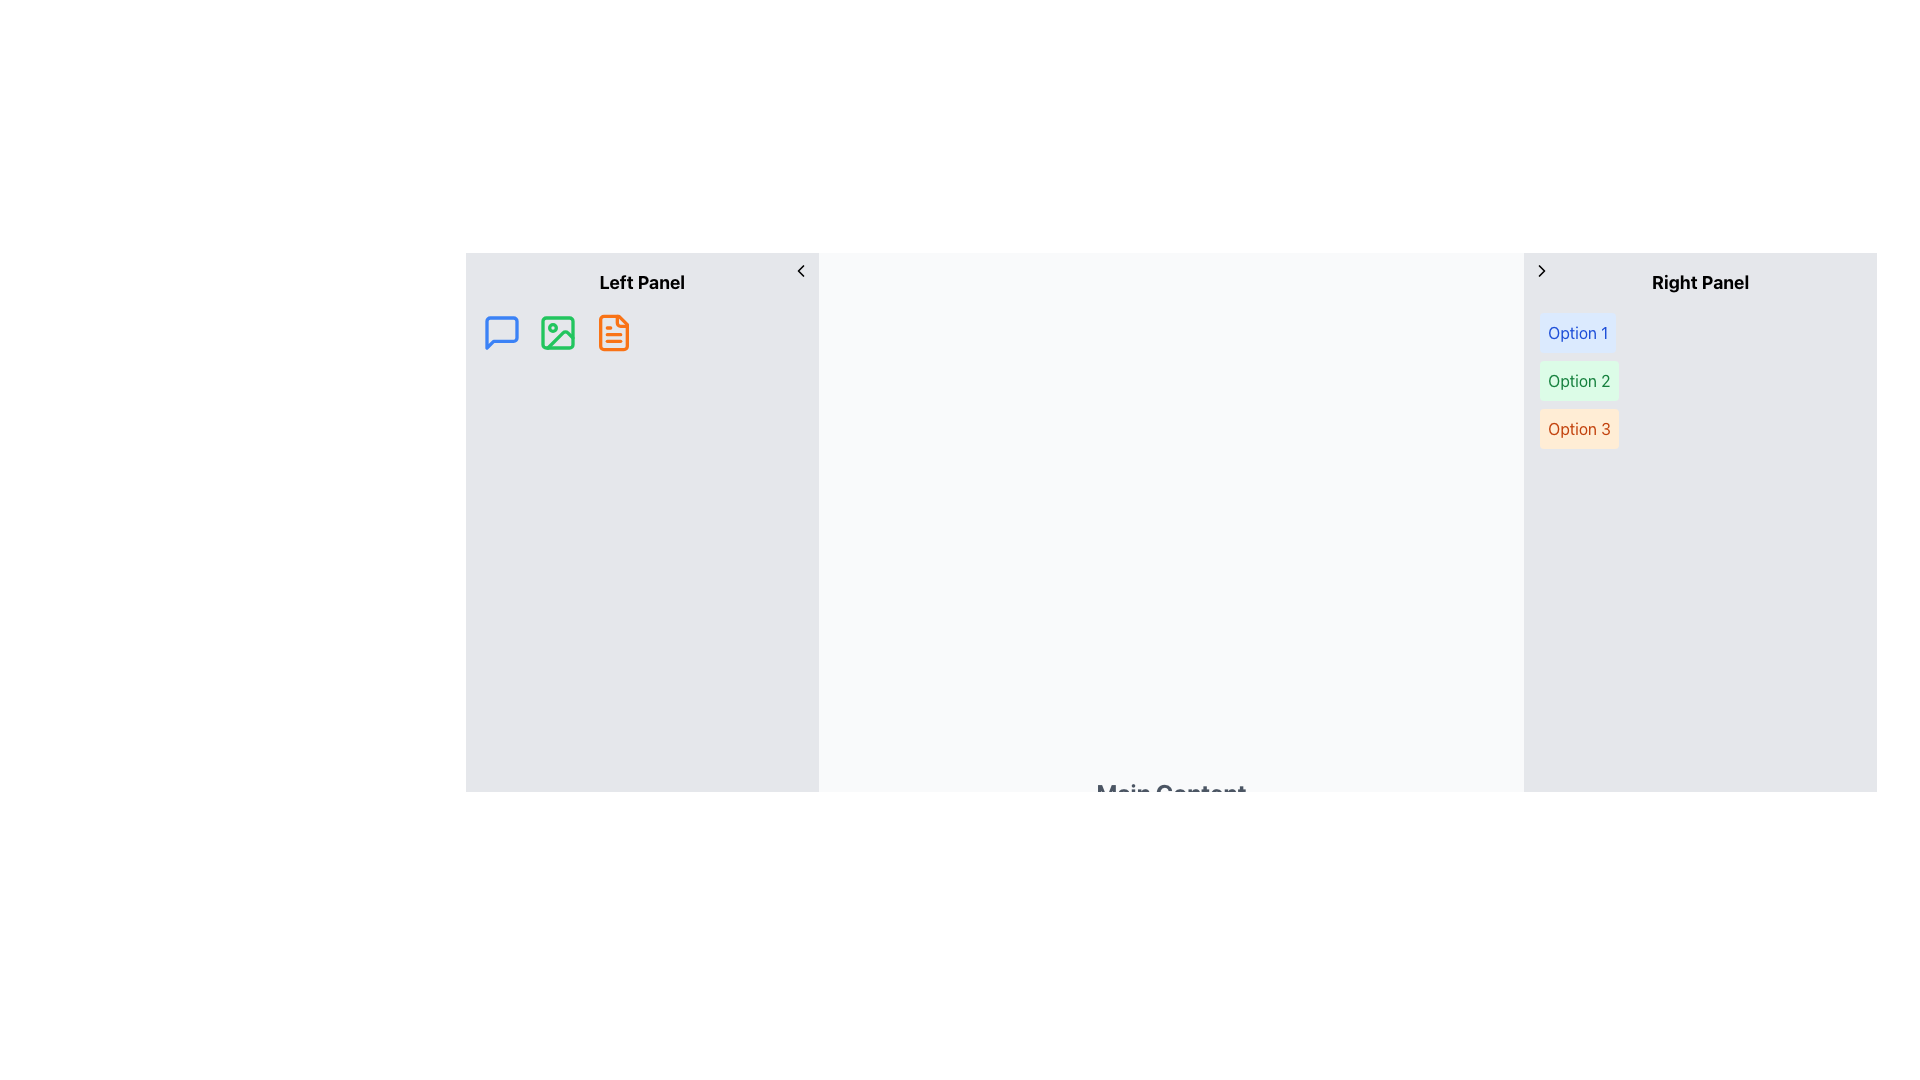 The height and width of the screenshot is (1080, 1920). I want to click on the text label displaying 'Right Panel', which is prominently positioned at the top of the right panel within the interface, so click(1699, 282).